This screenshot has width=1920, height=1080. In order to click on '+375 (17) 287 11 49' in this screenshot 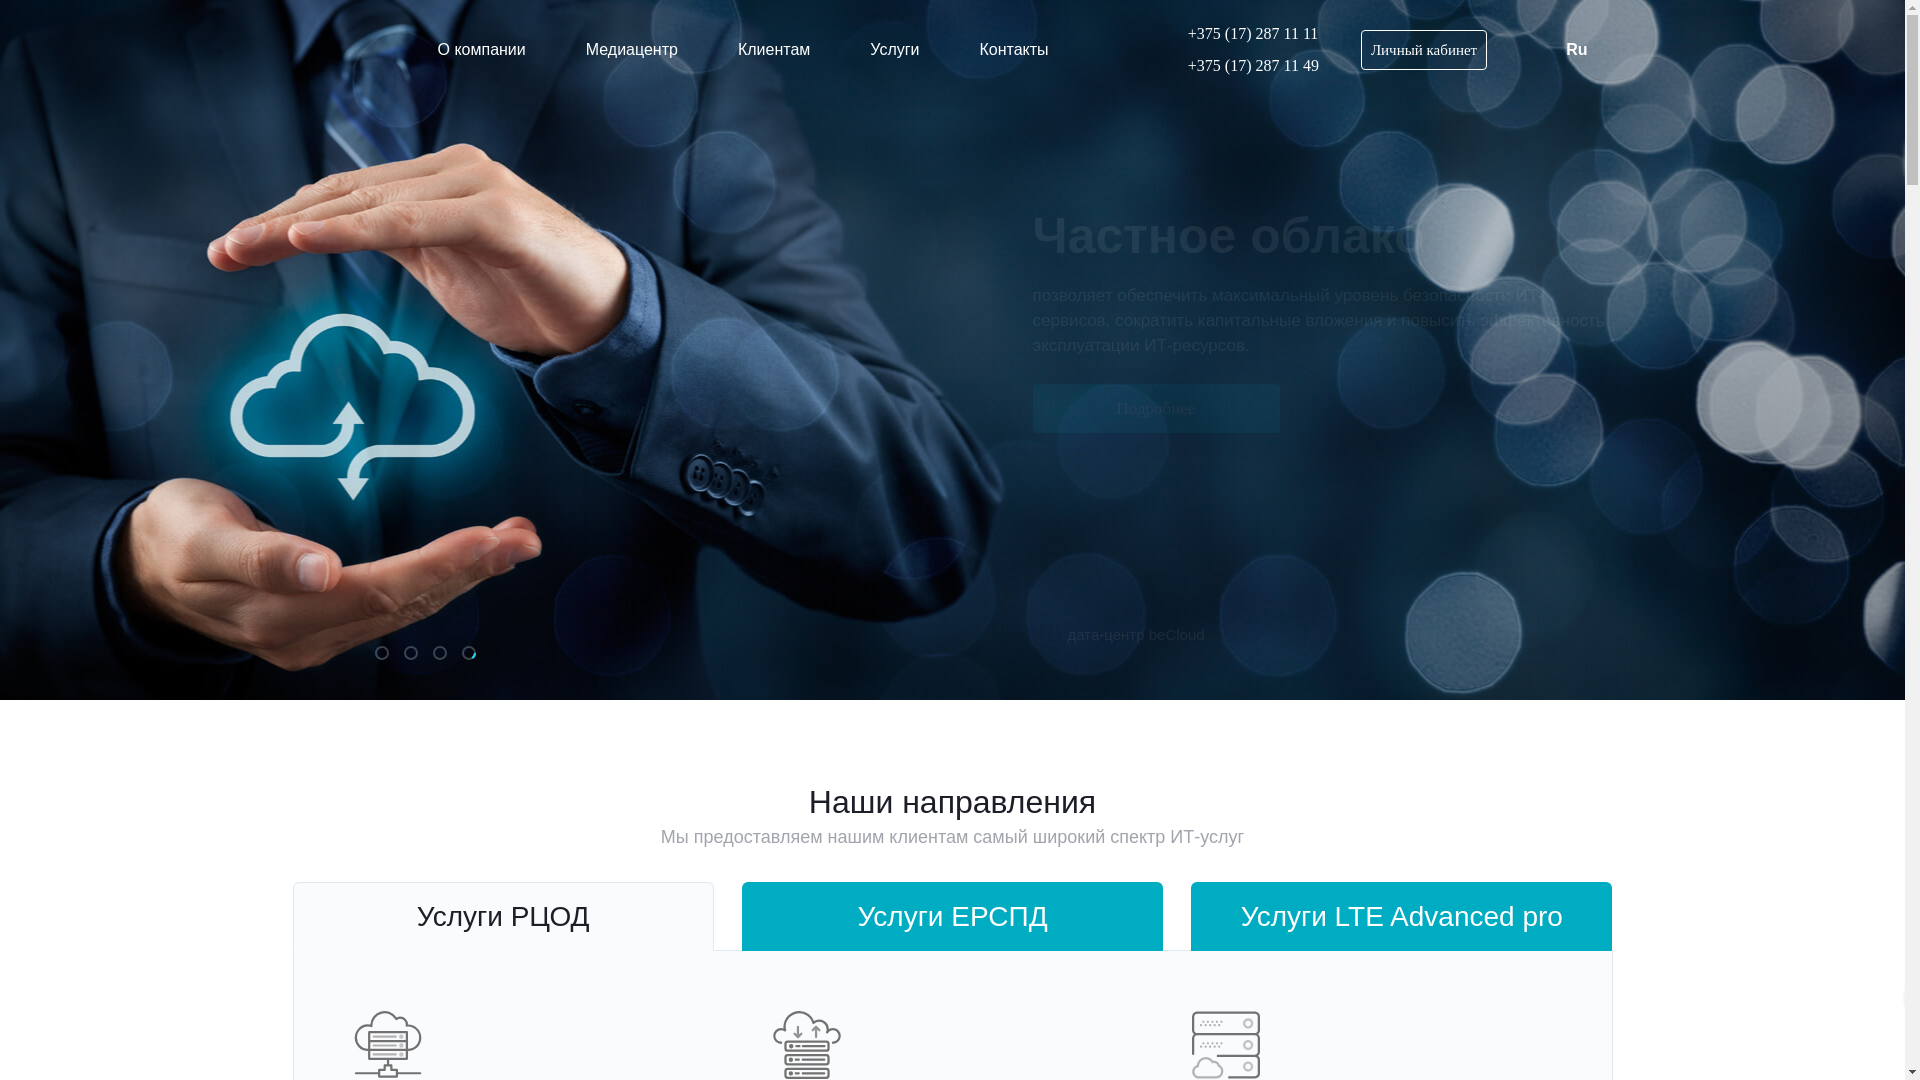, I will do `click(1241, 64)`.